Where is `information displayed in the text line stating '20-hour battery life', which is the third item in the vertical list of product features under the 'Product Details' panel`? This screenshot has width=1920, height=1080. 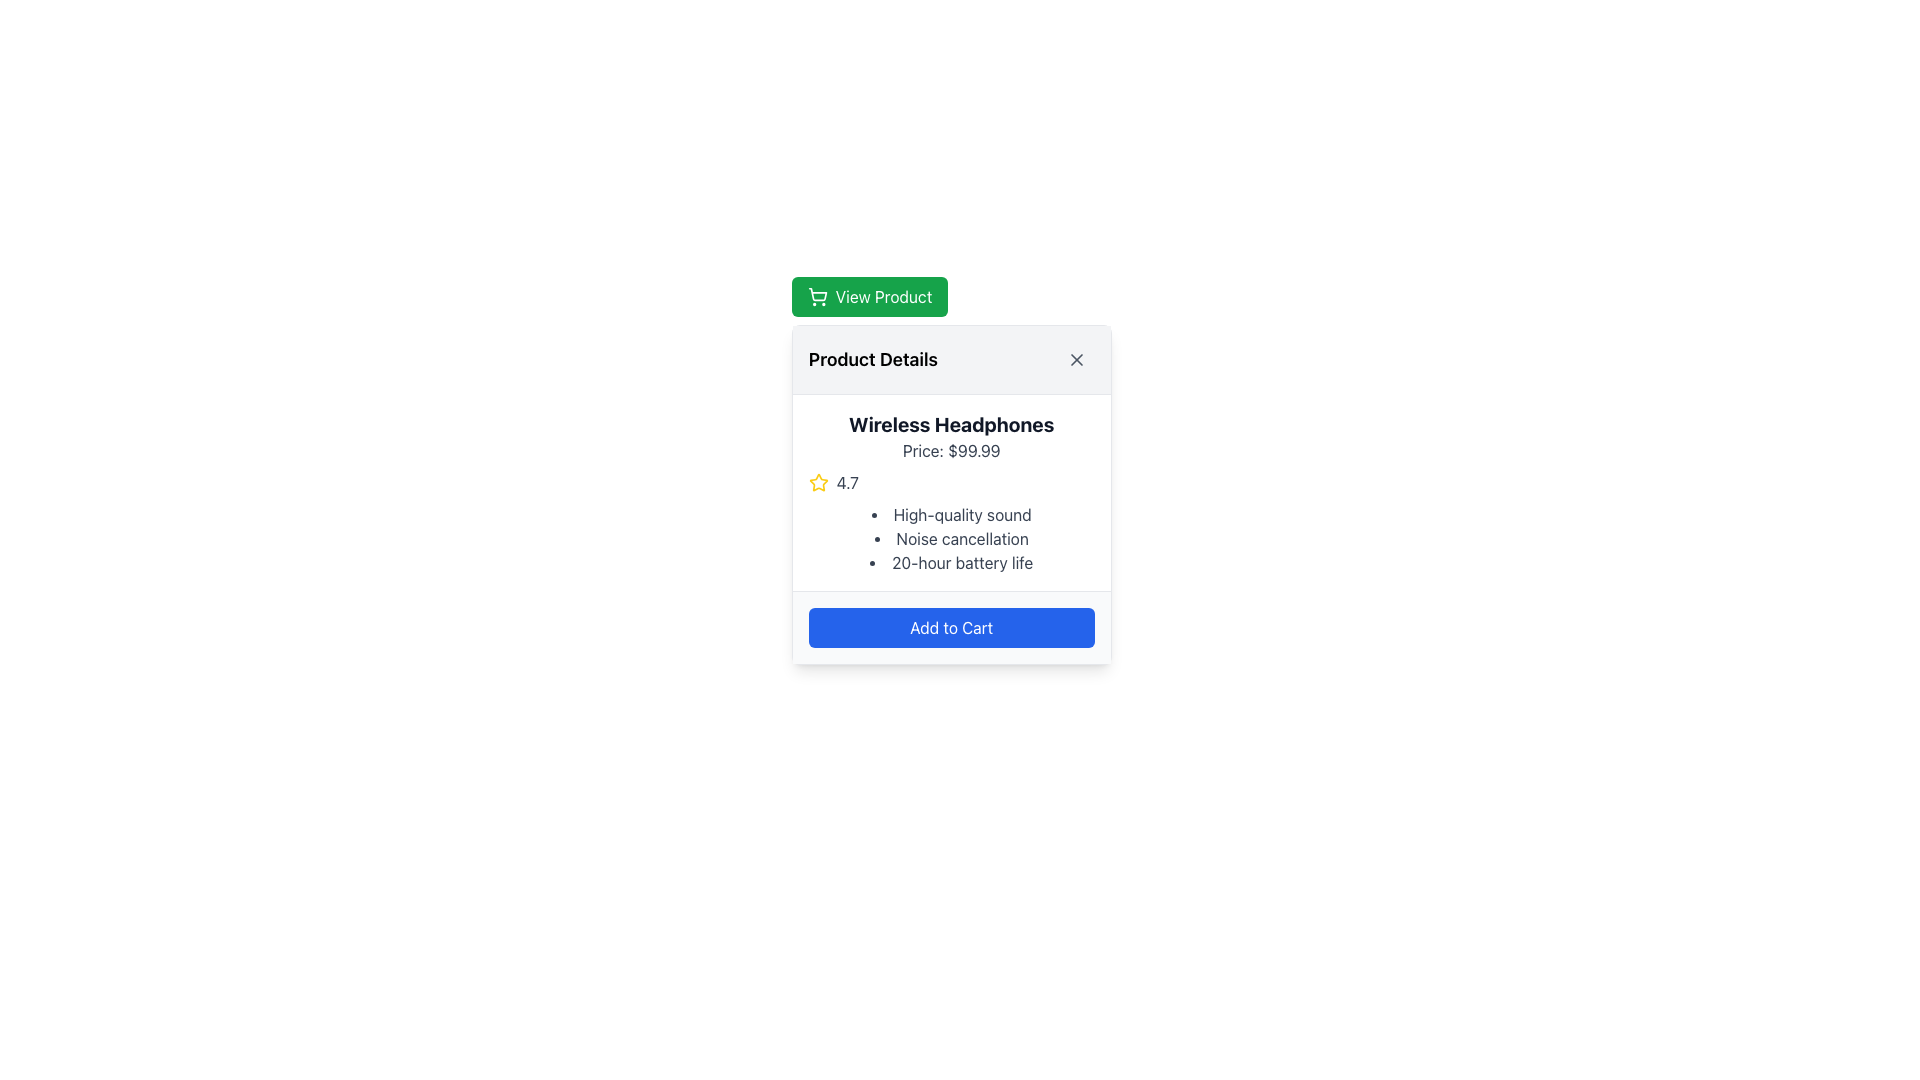
information displayed in the text line stating '20-hour battery life', which is the third item in the vertical list of product features under the 'Product Details' panel is located at coordinates (950, 563).